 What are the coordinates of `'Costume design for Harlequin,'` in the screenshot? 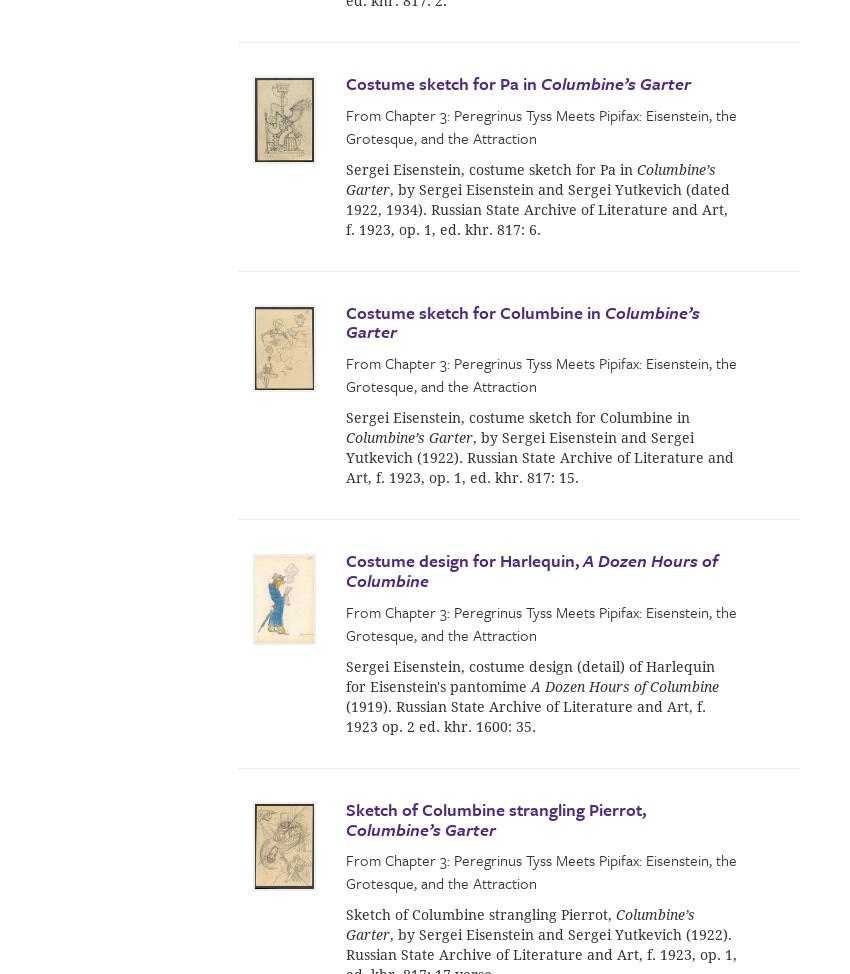 It's located at (463, 560).